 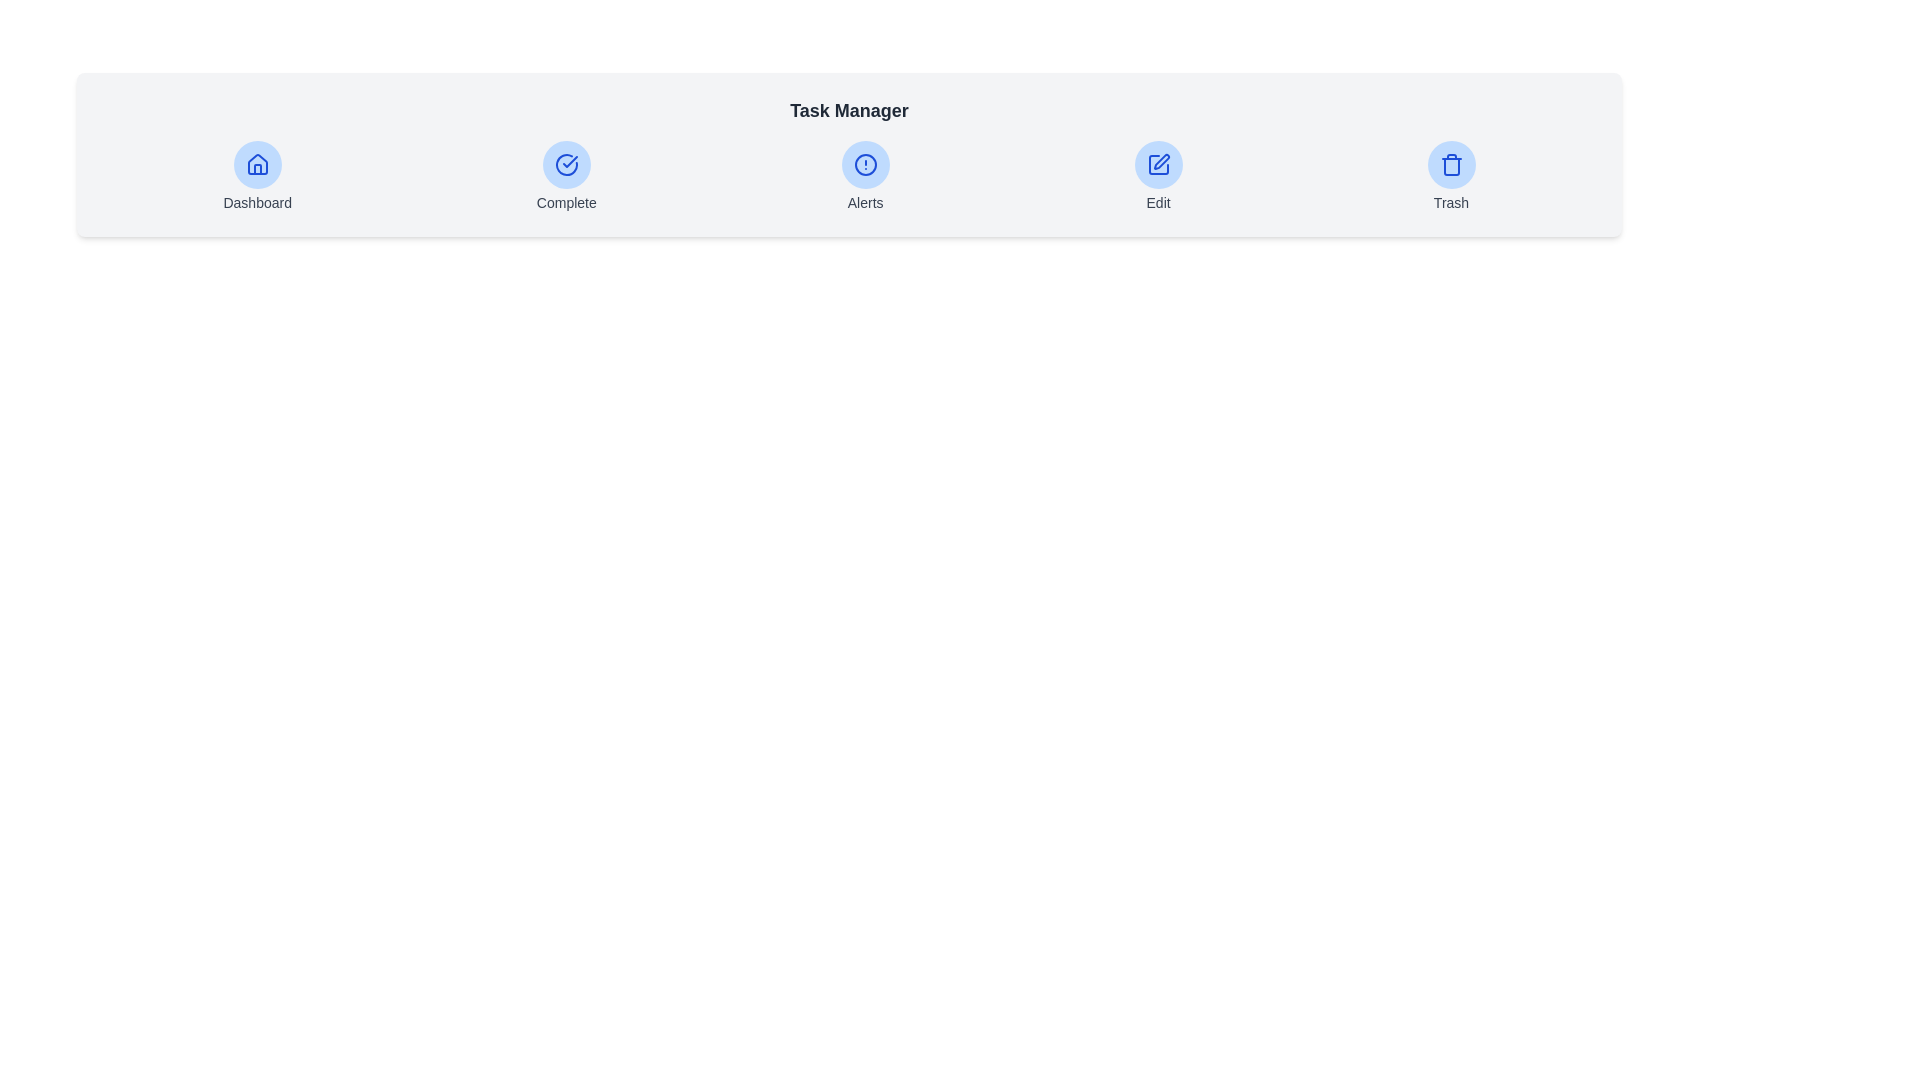 What do you see at coordinates (1158, 203) in the screenshot?
I see `the 'Edit' text label, which is displayed in small-sized, gray-colored font below a blue pen icon in the navigation bar` at bounding box center [1158, 203].